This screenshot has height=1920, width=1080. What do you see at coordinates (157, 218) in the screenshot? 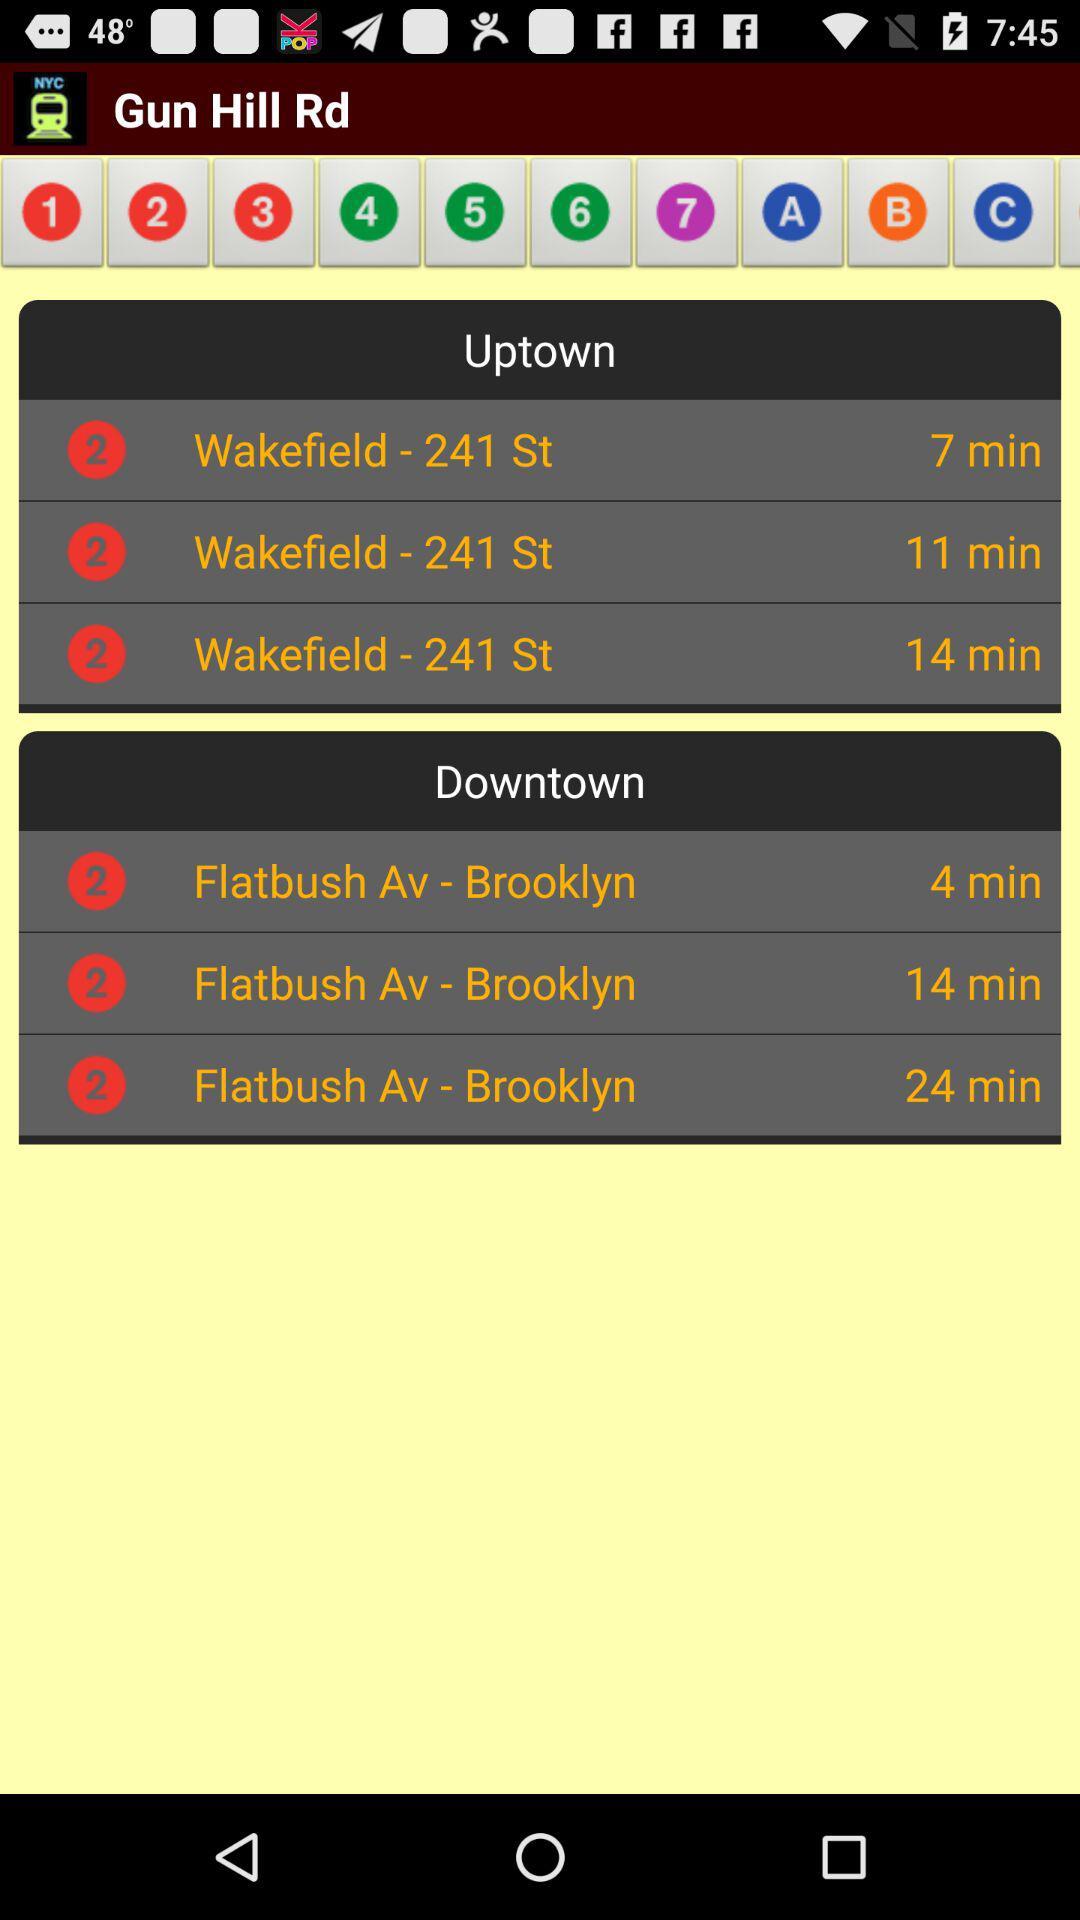
I see `item above uptown` at bounding box center [157, 218].